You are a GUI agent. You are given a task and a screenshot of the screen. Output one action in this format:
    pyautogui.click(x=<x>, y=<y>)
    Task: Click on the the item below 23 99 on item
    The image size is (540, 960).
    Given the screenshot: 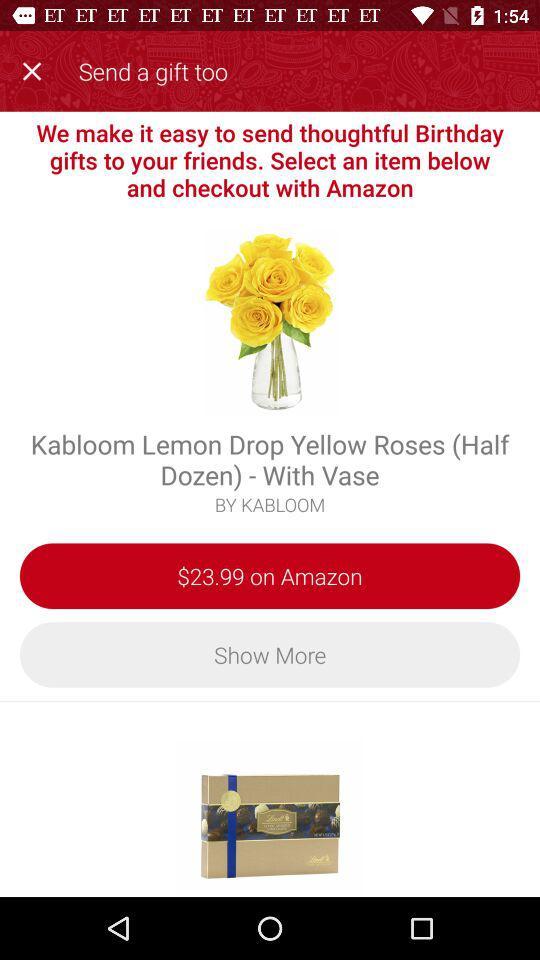 What is the action you would take?
    pyautogui.click(x=270, y=653)
    